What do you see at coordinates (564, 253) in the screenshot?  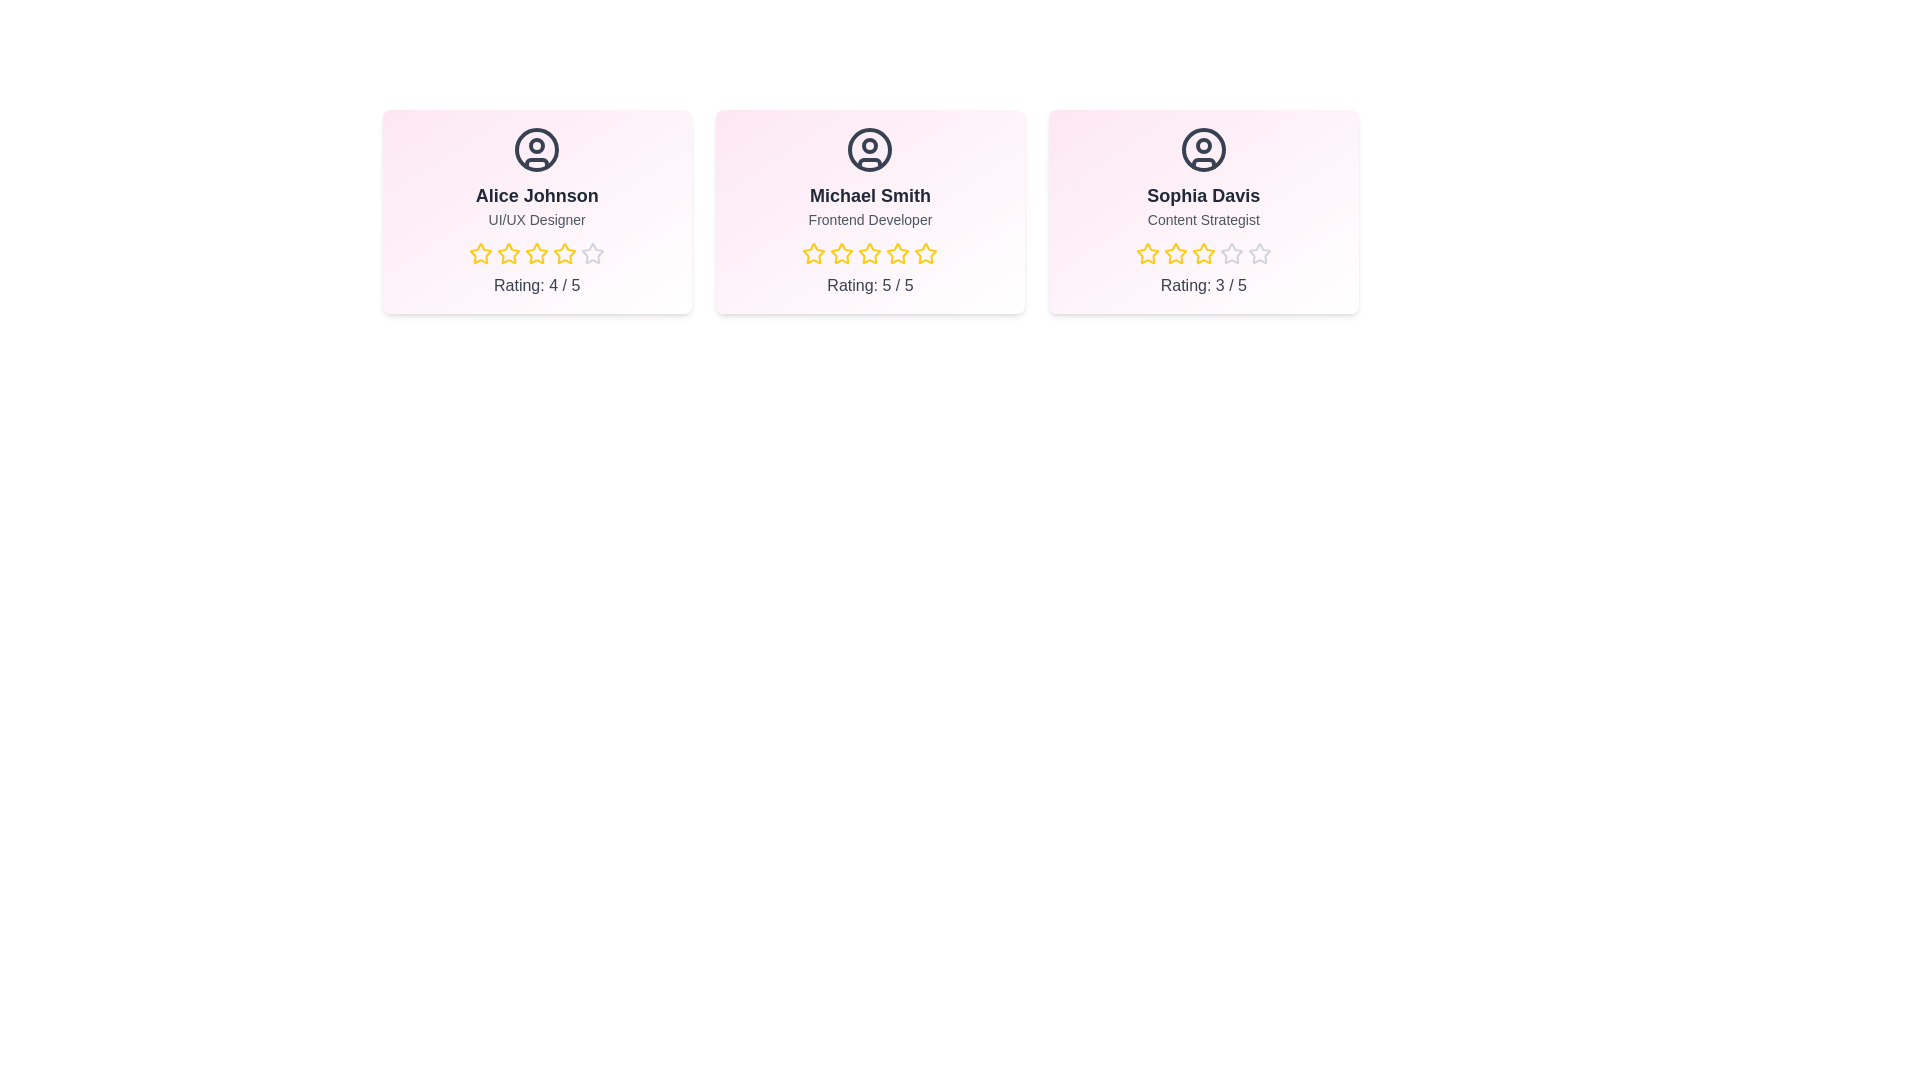 I see `the star corresponding to 4 stars for the team member Alice Johnson` at bounding box center [564, 253].